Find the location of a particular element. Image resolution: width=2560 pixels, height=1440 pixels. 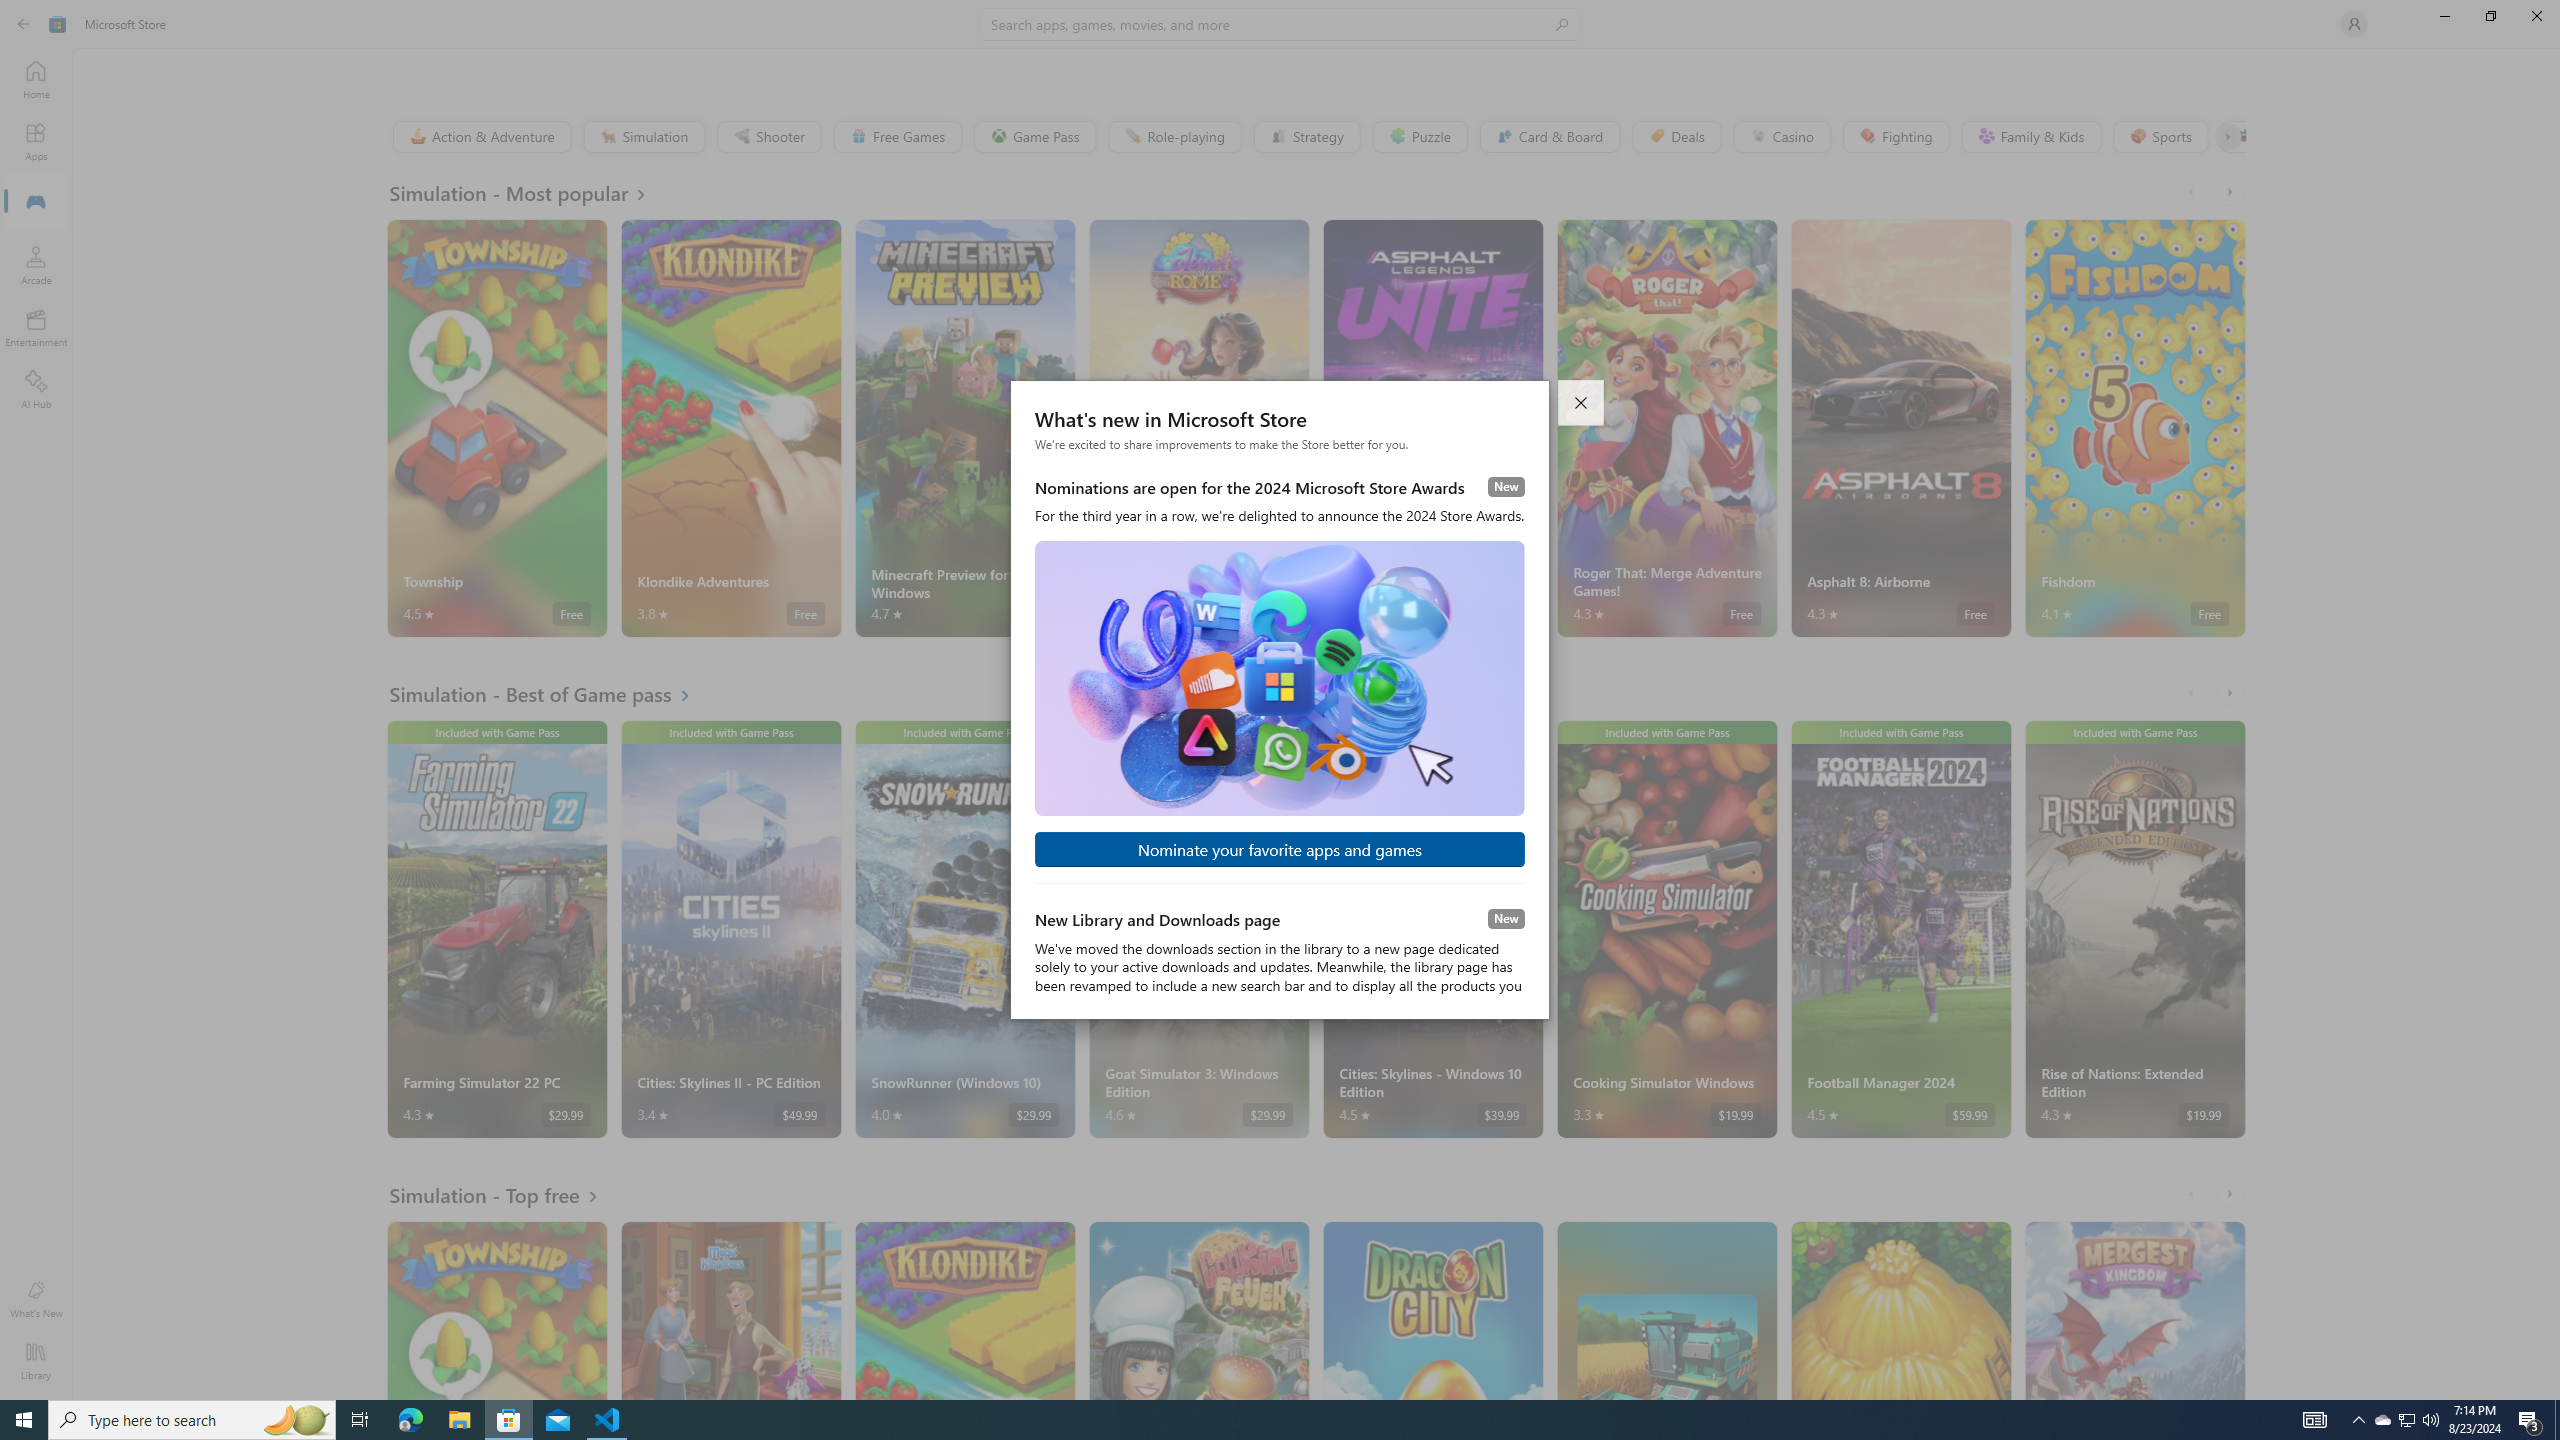

'Dragon City. Average rating of 4.5 out of five stars. Free  ' is located at coordinates (1431, 1309).